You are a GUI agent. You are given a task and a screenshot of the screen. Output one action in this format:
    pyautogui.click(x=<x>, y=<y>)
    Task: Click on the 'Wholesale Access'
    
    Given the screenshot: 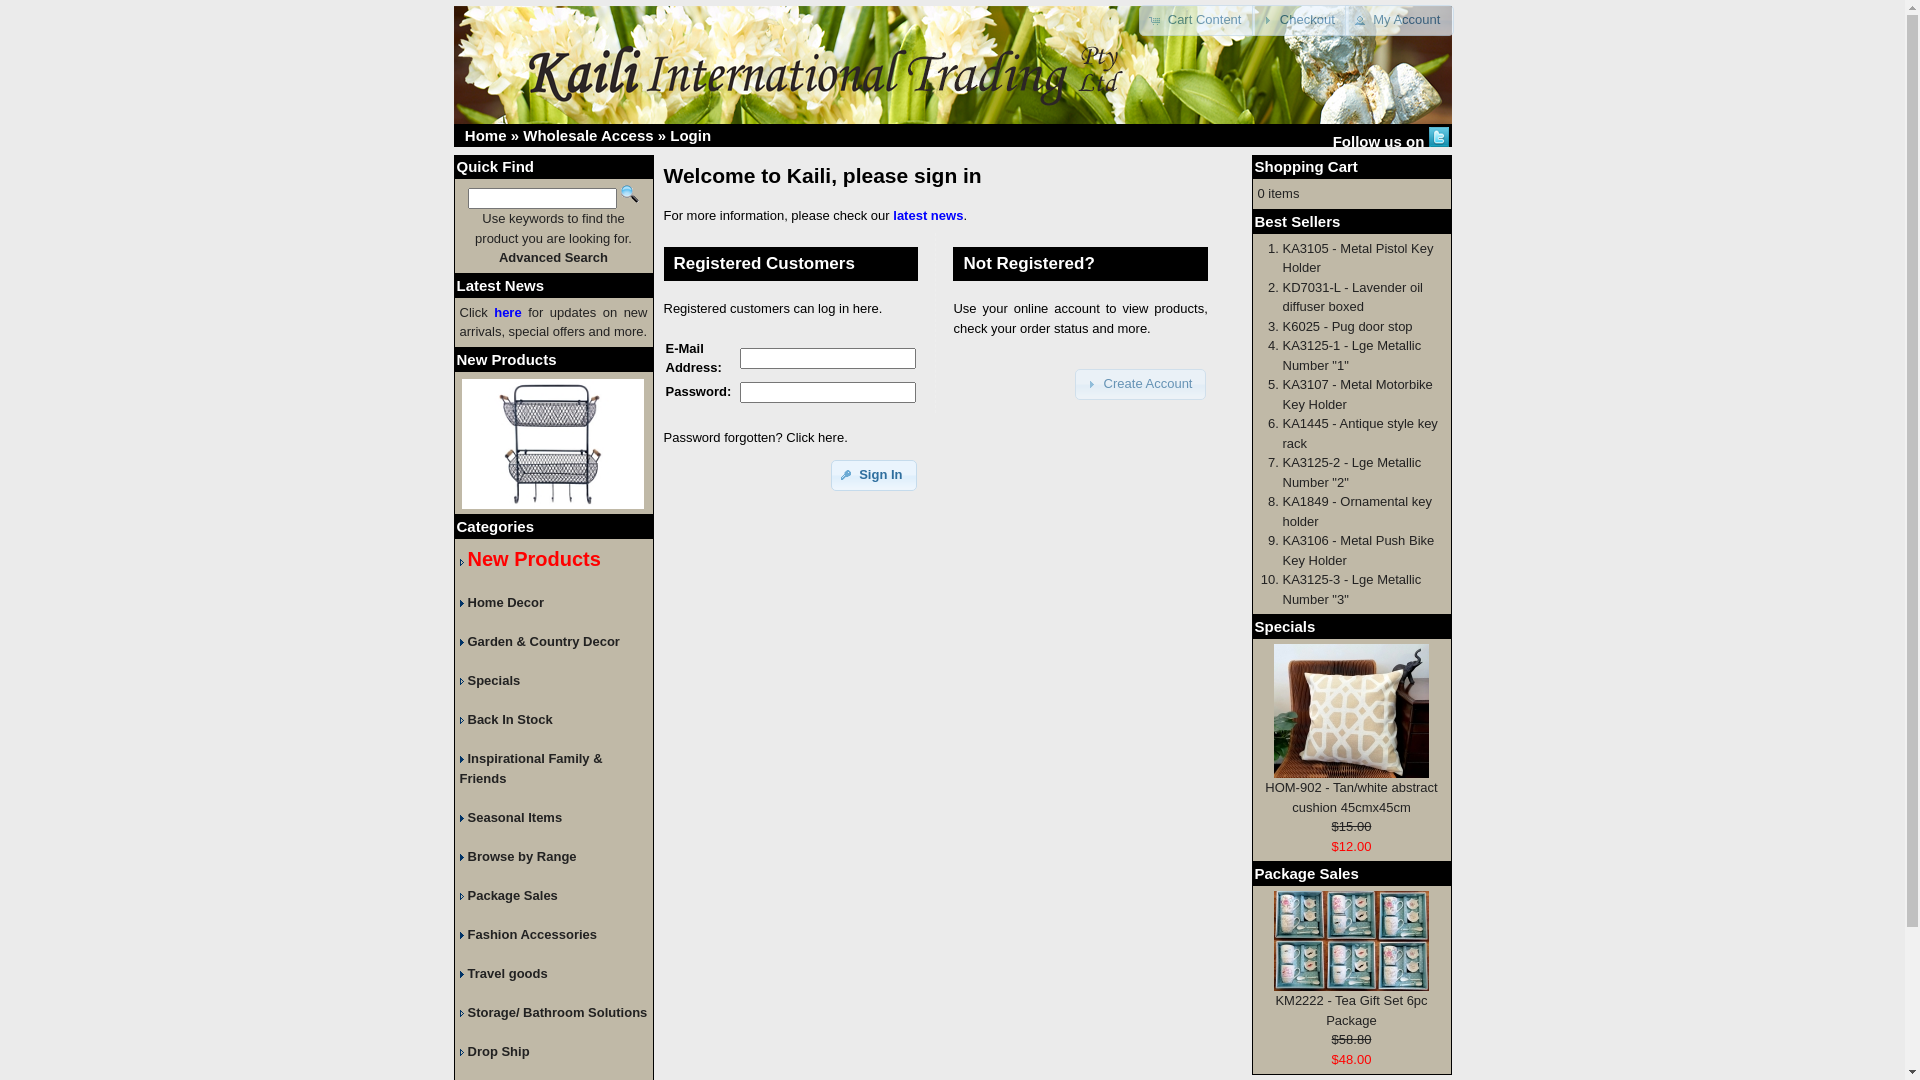 What is the action you would take?
    pyautogui.click(x=523, y=135)
    